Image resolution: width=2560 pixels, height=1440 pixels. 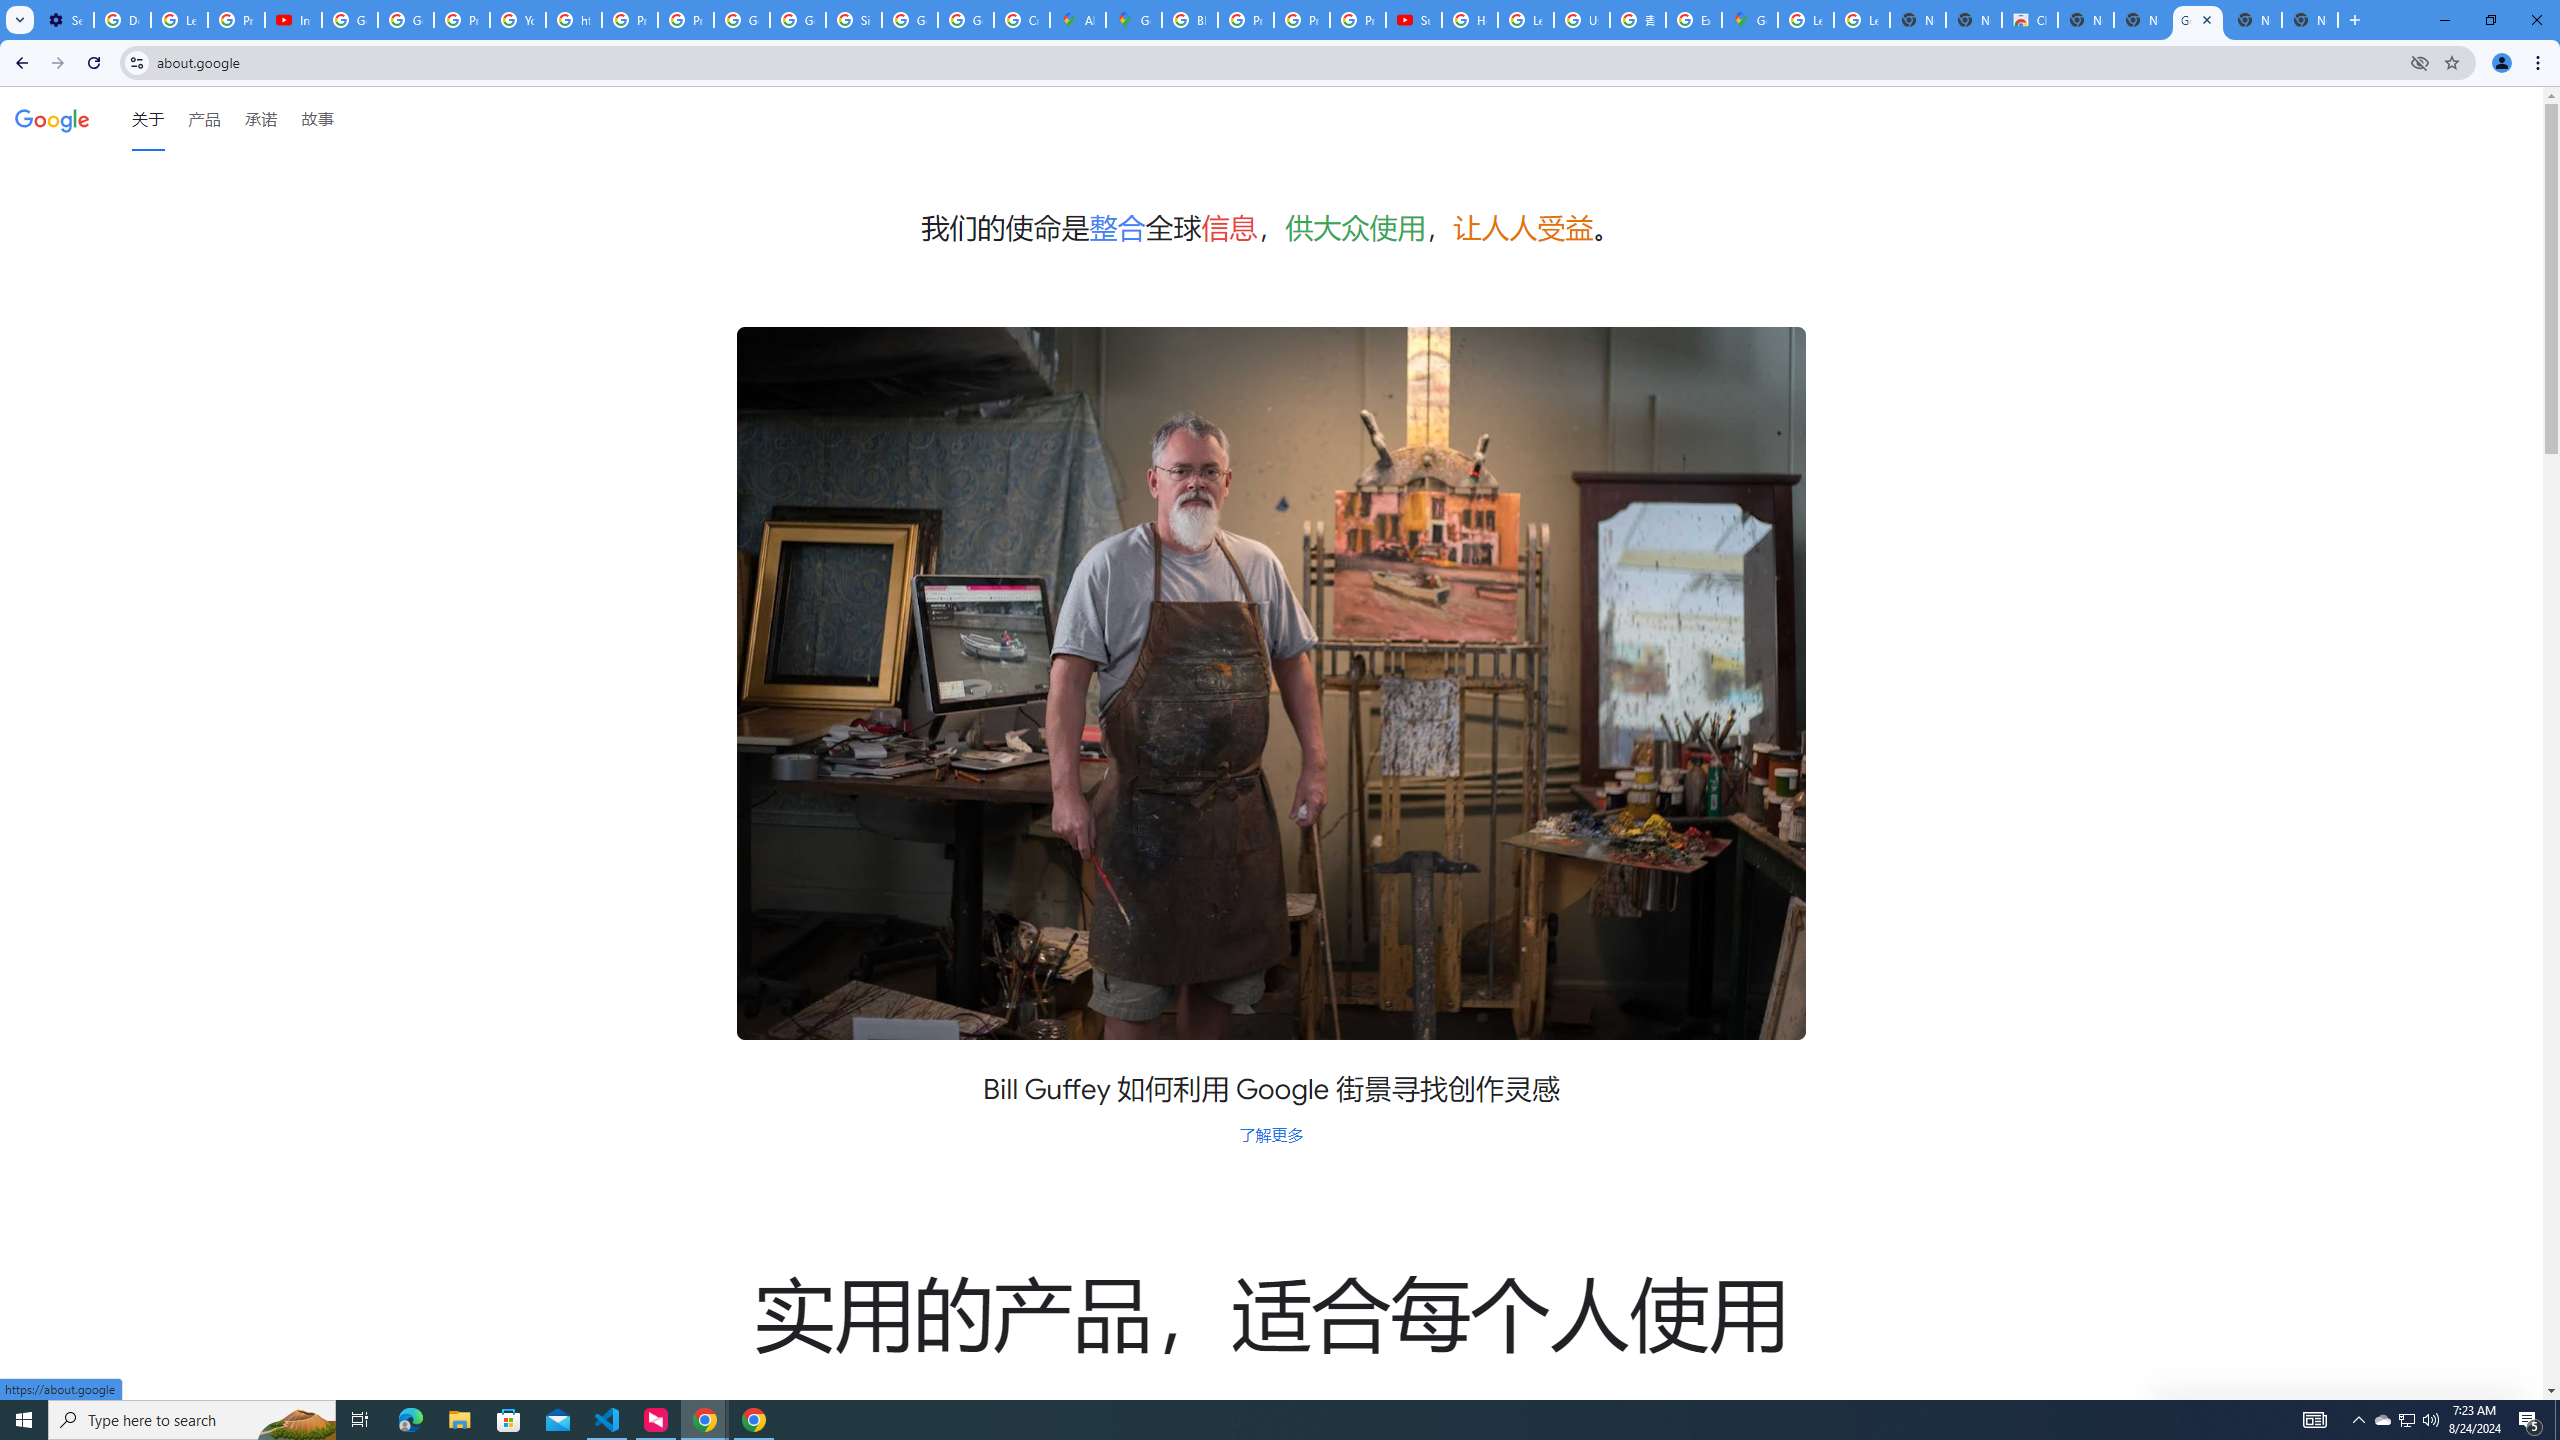 What do you see at coordinates (1244, 19) in the screenshot?
I see `'Privacy Help Center - Policies Help'` at bounding box center [1244, 19].